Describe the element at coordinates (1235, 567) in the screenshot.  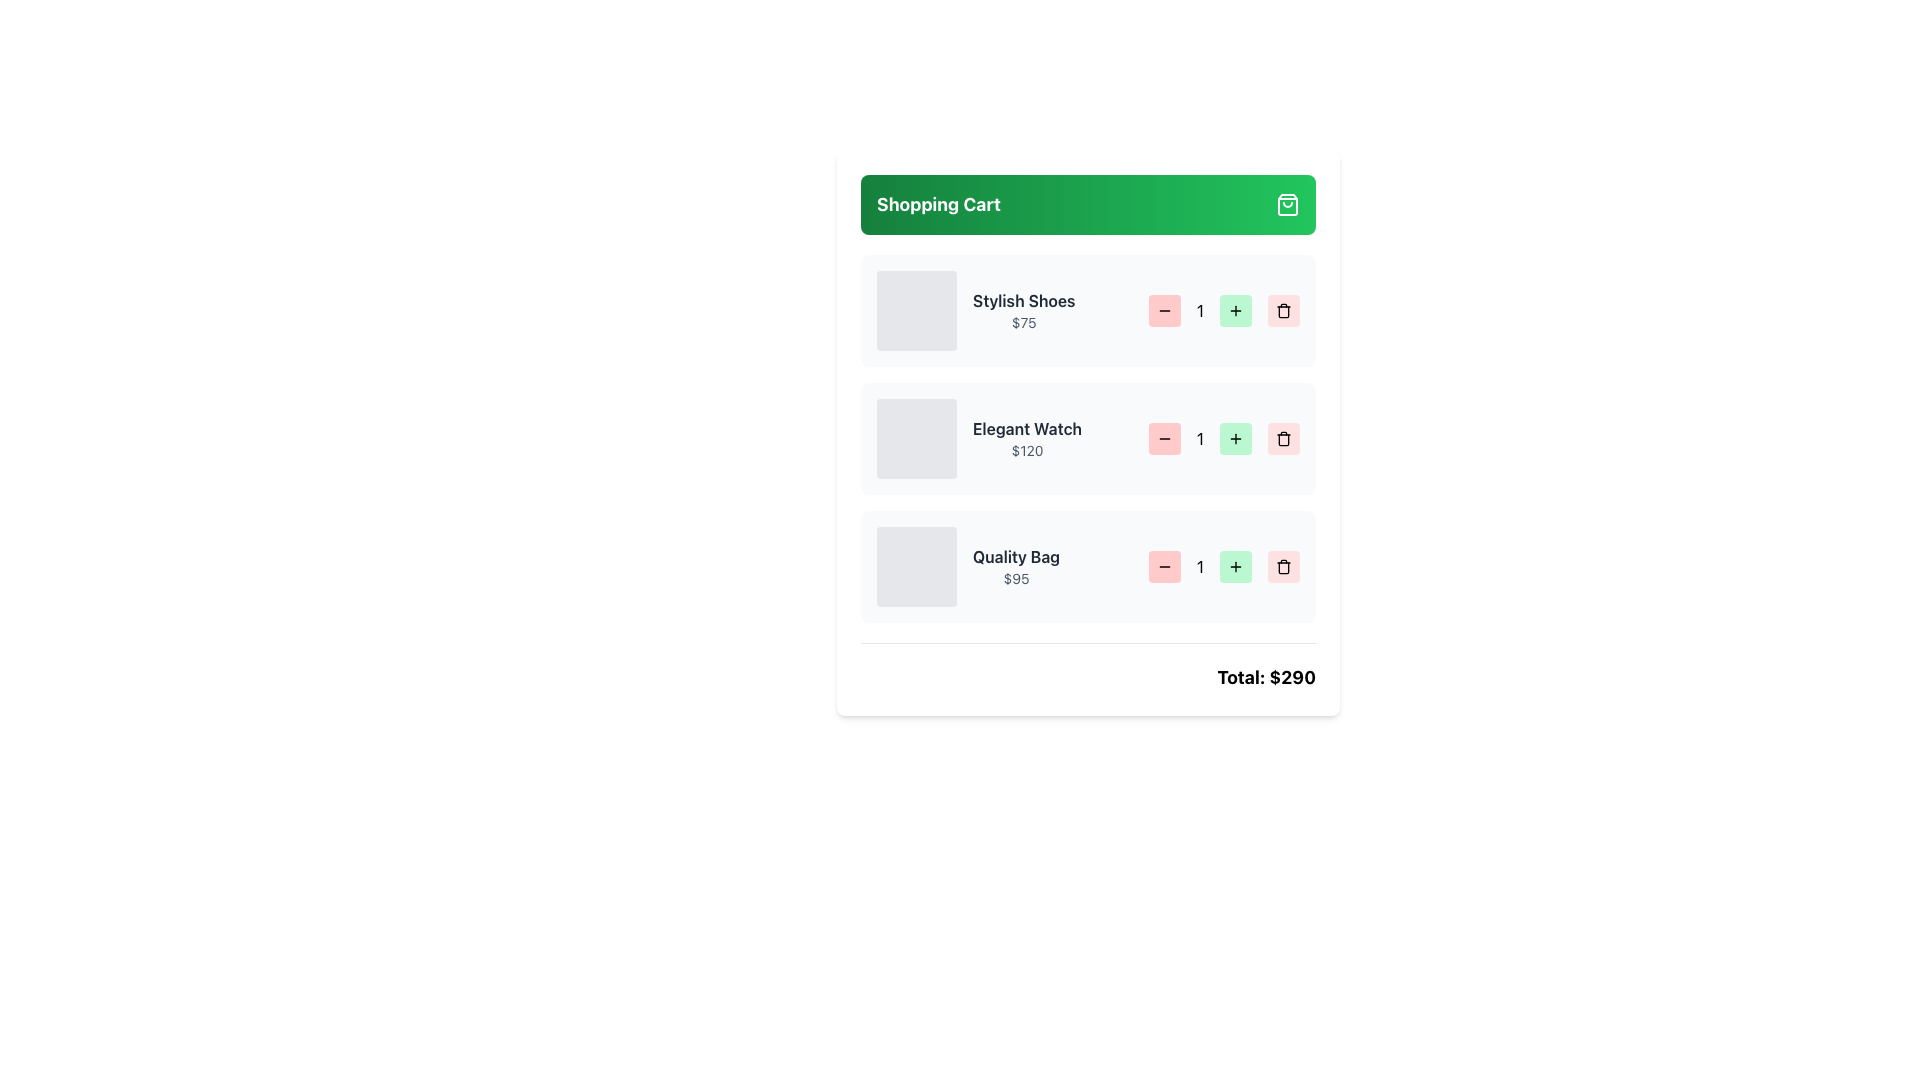
I see `the small, rounded, green button with a '+' icon located beside the 'Quality Bag' item in the shopping cart interface` at that location.